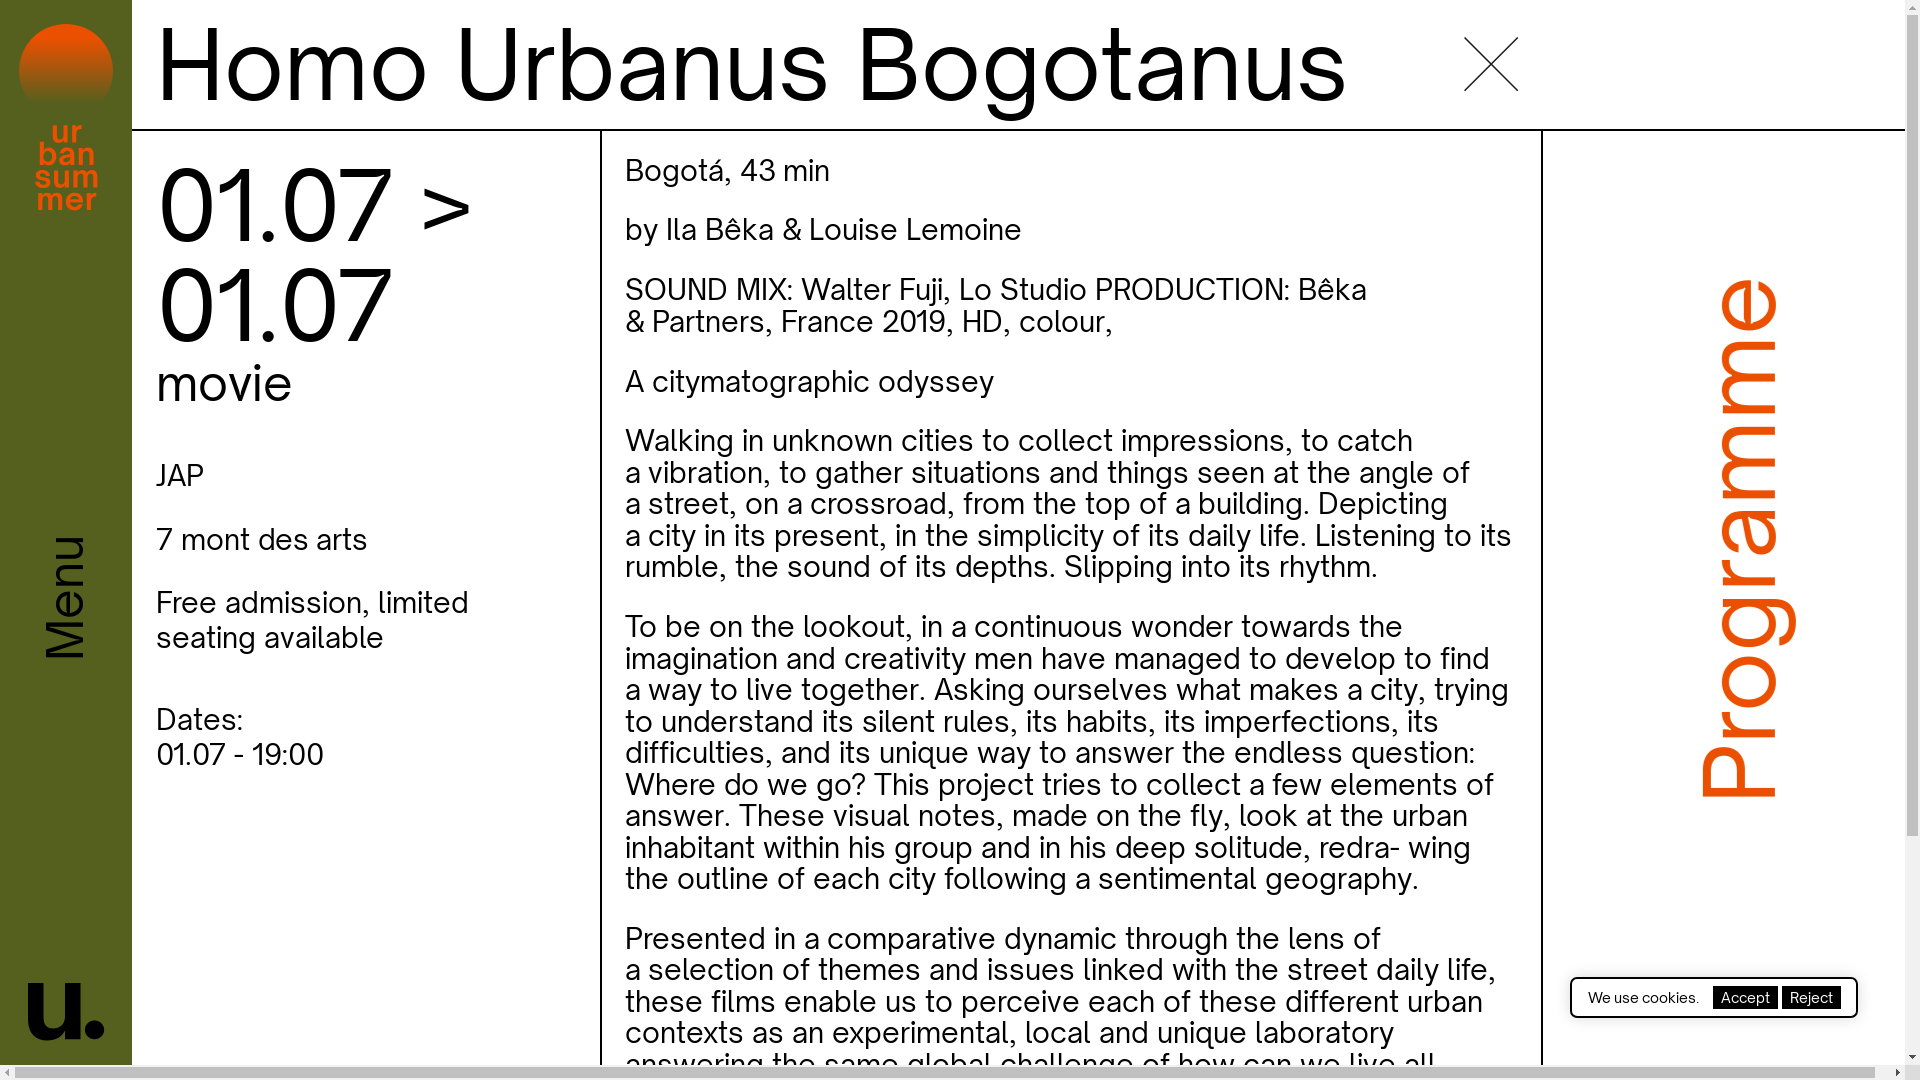  I want to click on 'Menu', so click(0, 531).